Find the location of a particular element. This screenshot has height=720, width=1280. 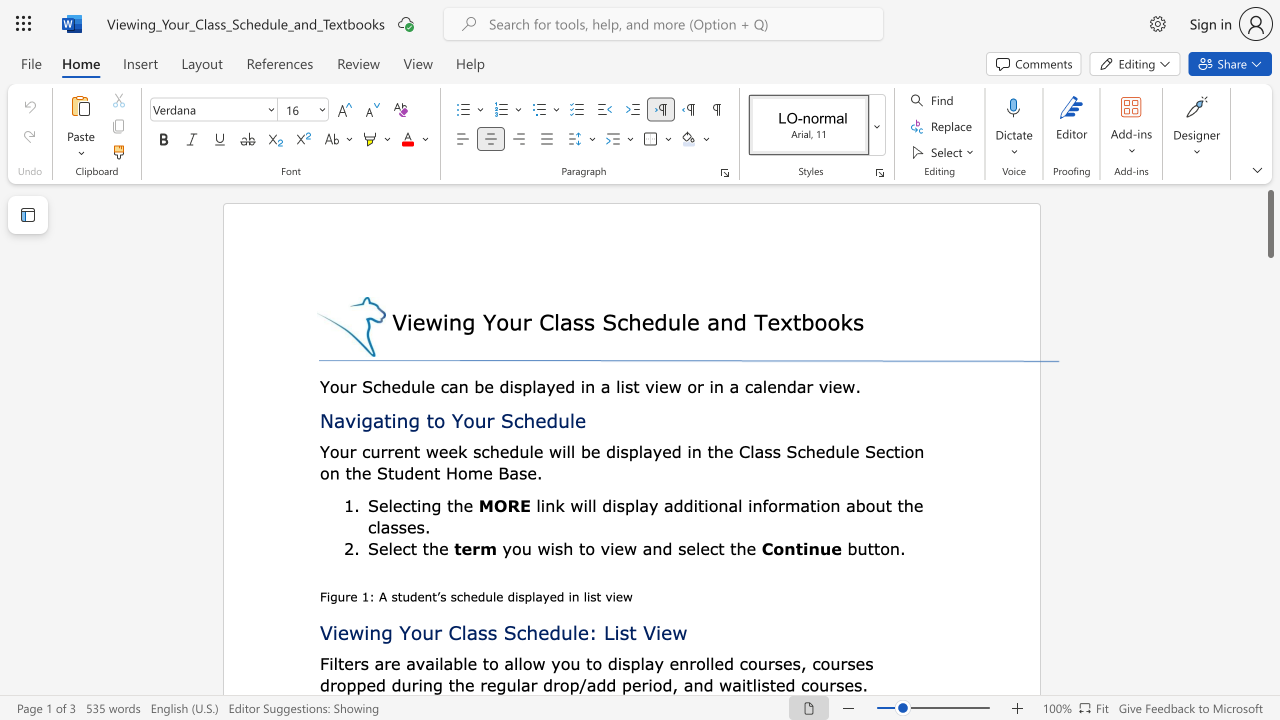

the scrollbar to slide the page down is located at coordinates (1269, 490).